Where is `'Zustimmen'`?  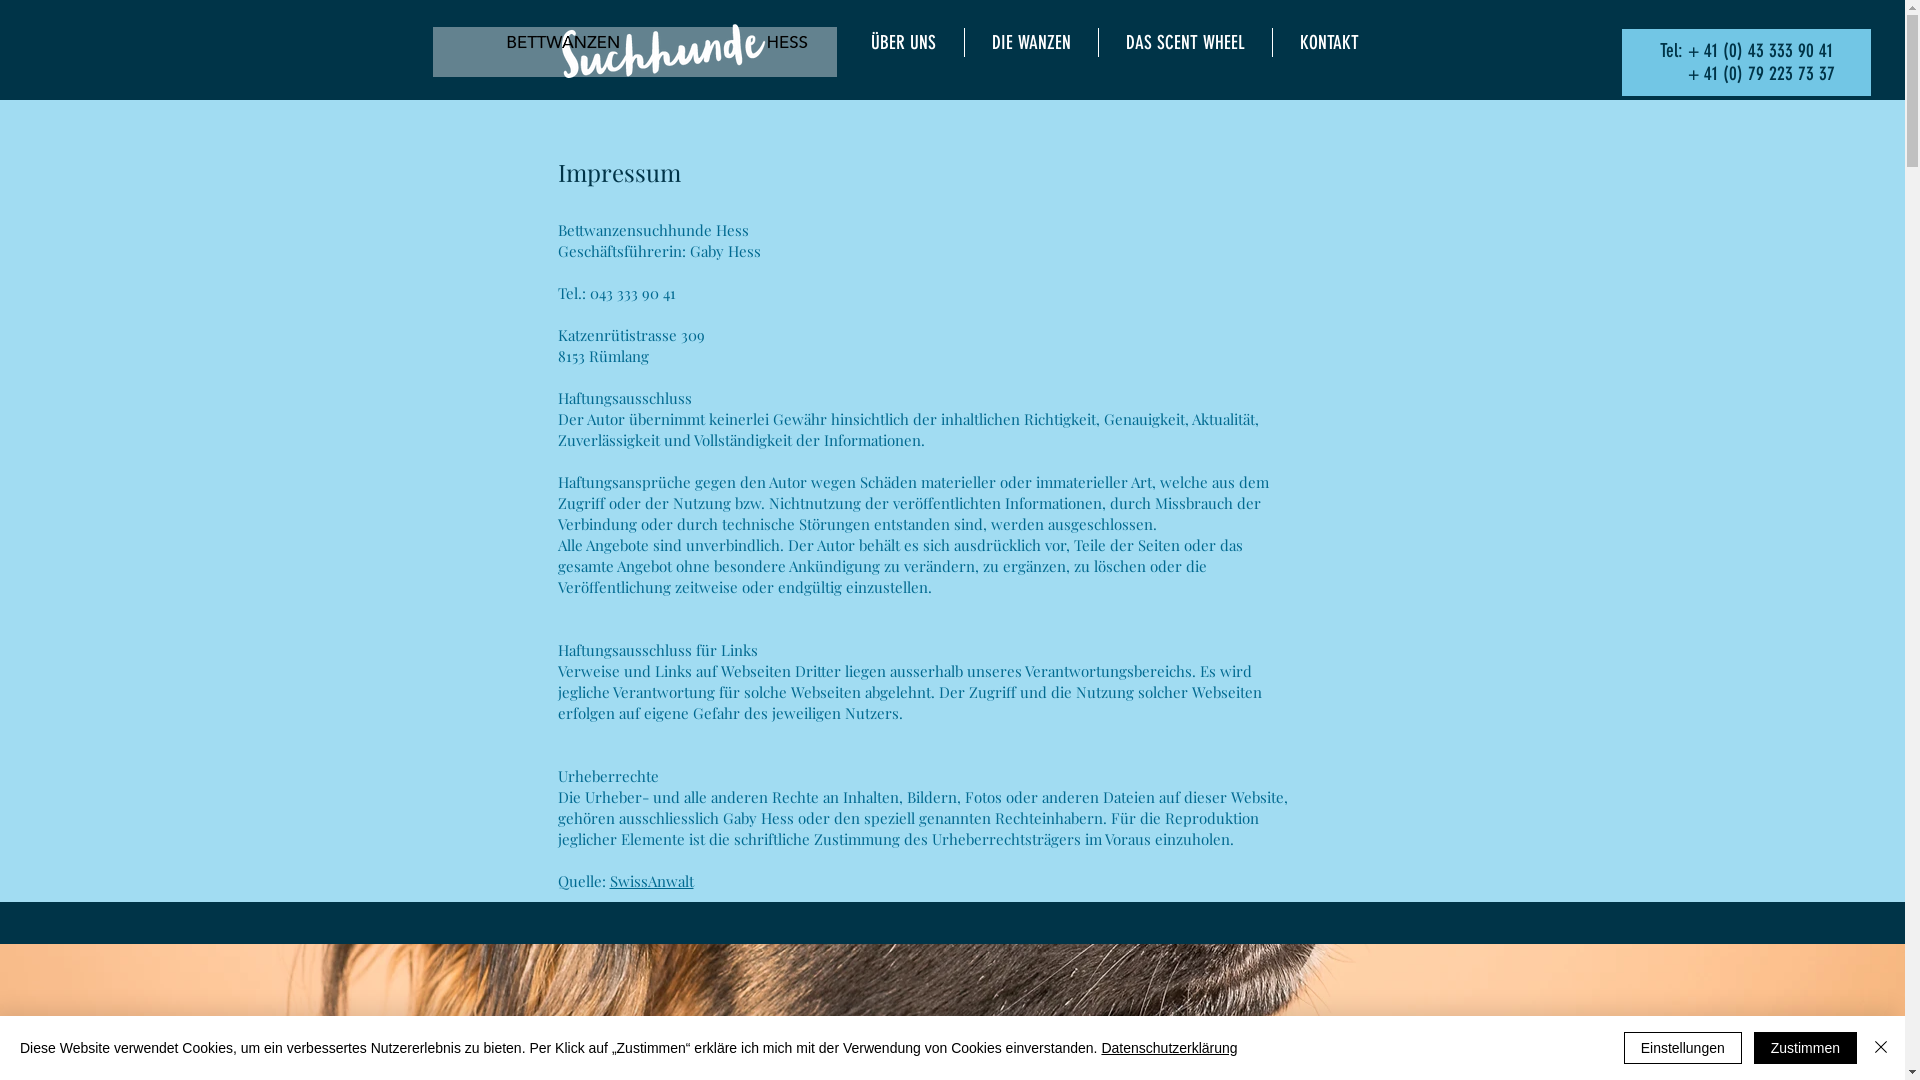 'Zustimmen' is located at coordinates (1805, 1047).